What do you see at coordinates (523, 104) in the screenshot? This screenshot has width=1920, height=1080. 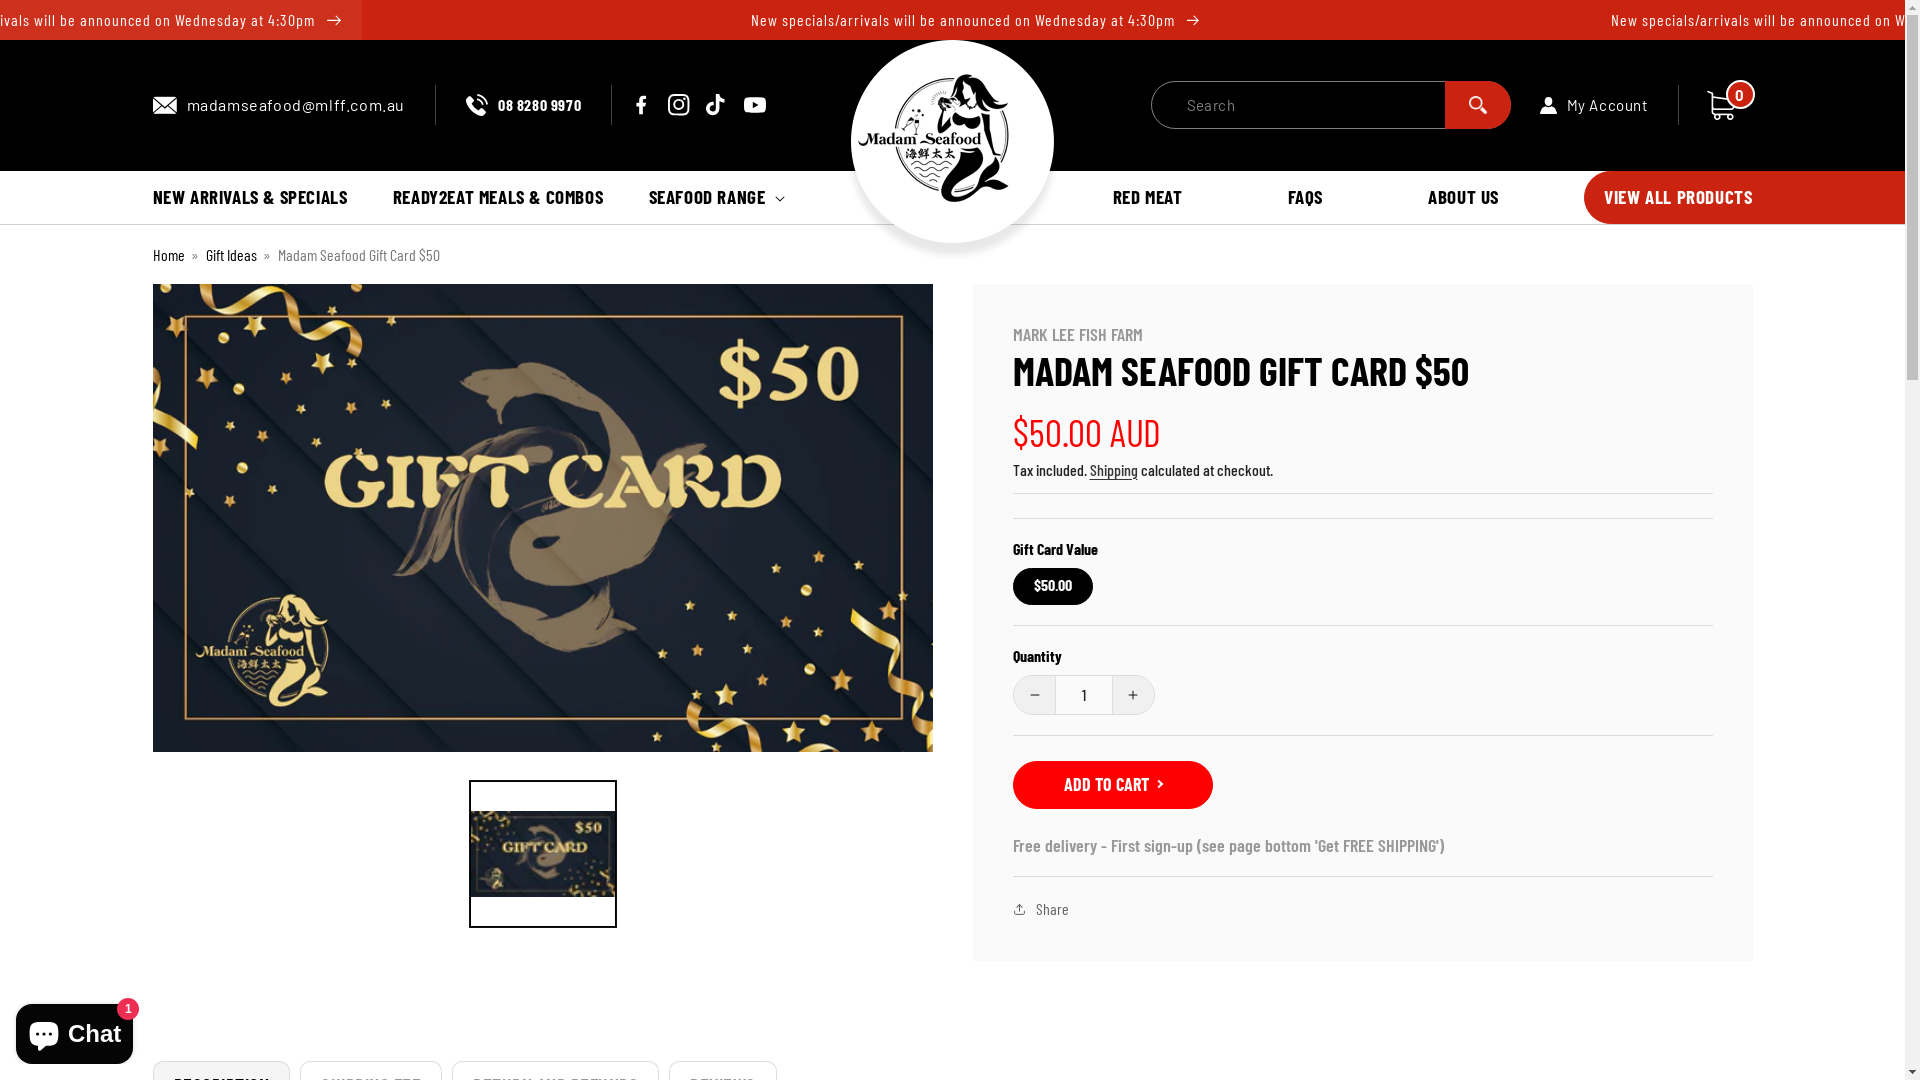 I see `'08 8280 9970'` at bounding box center [523, 104].